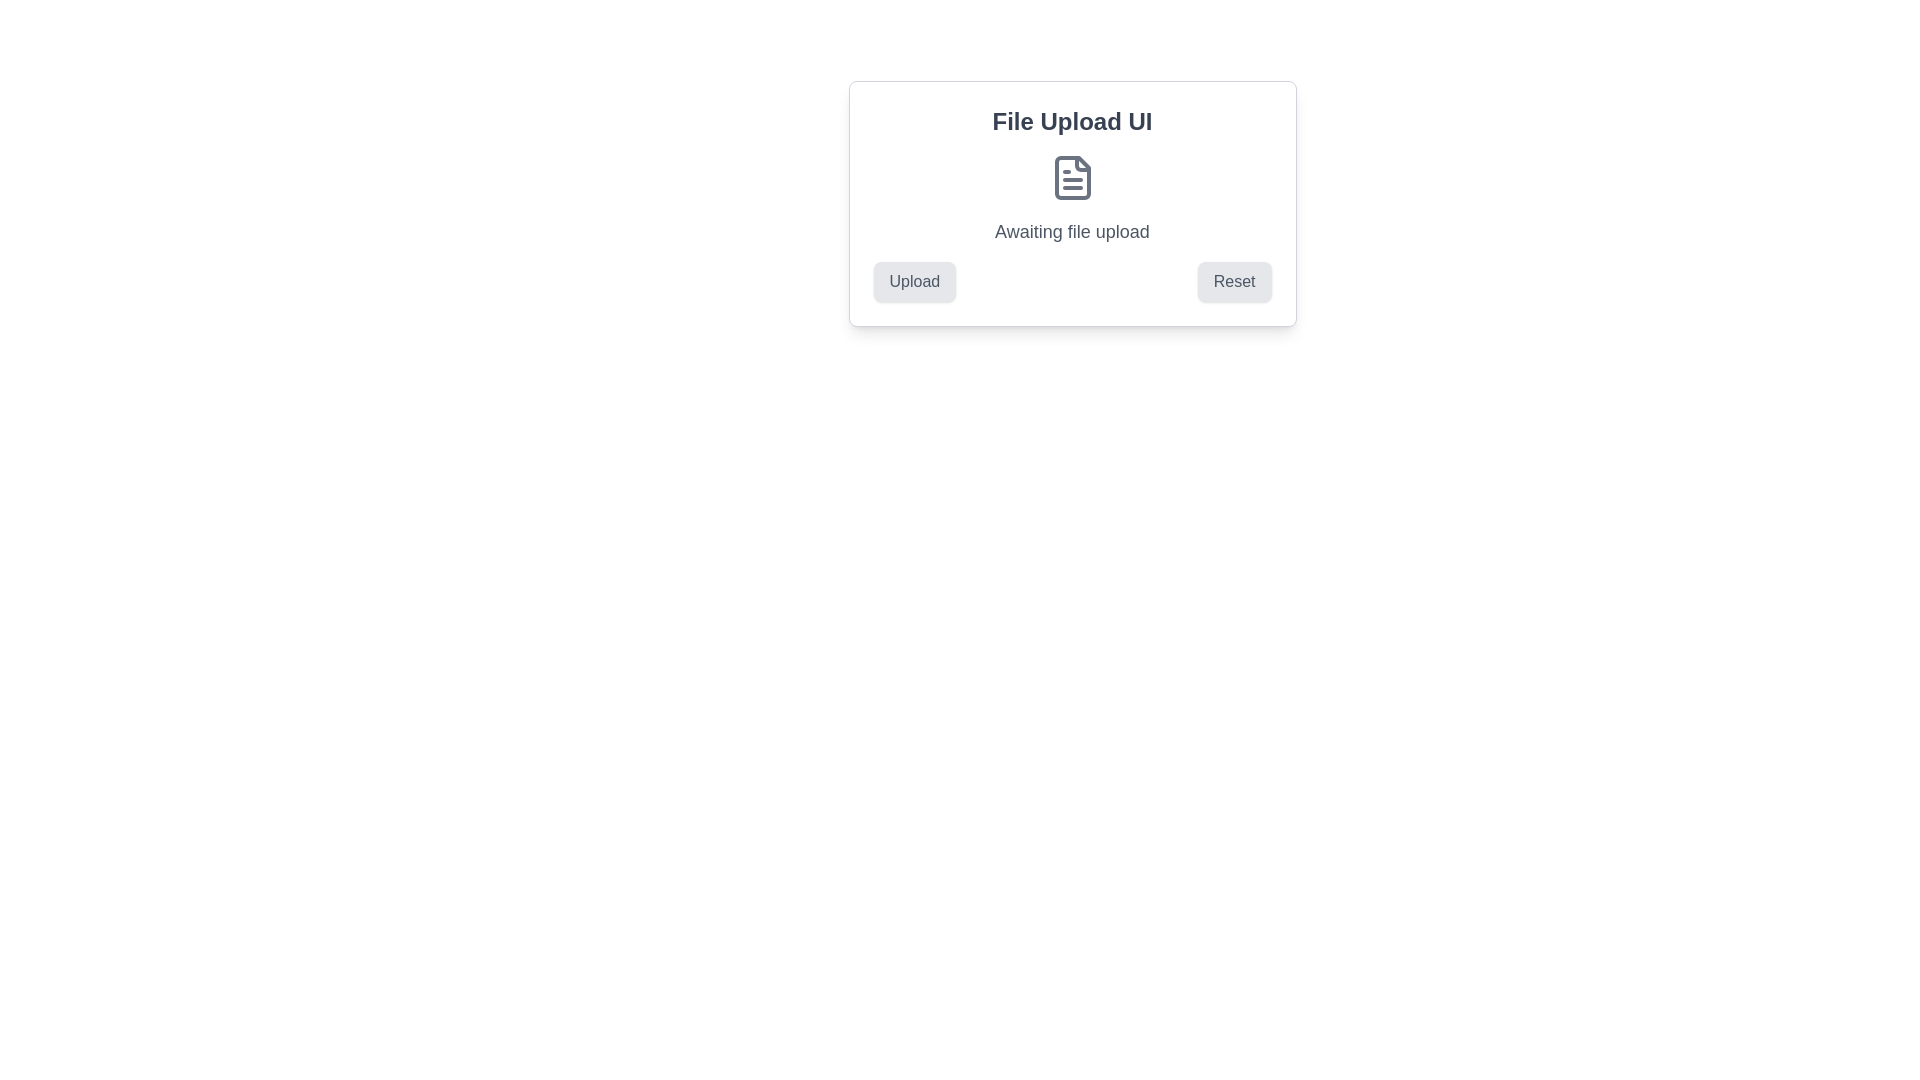 The image size is (1920, 1080). What do you see at coordinates (1071, 176) in the screenshot?
I see `the document icon in the file upload interface, which is centrally located under the 'File Upload UI' header and above the 'Awaiting file upload' text` at bounding box center [1071, 176].